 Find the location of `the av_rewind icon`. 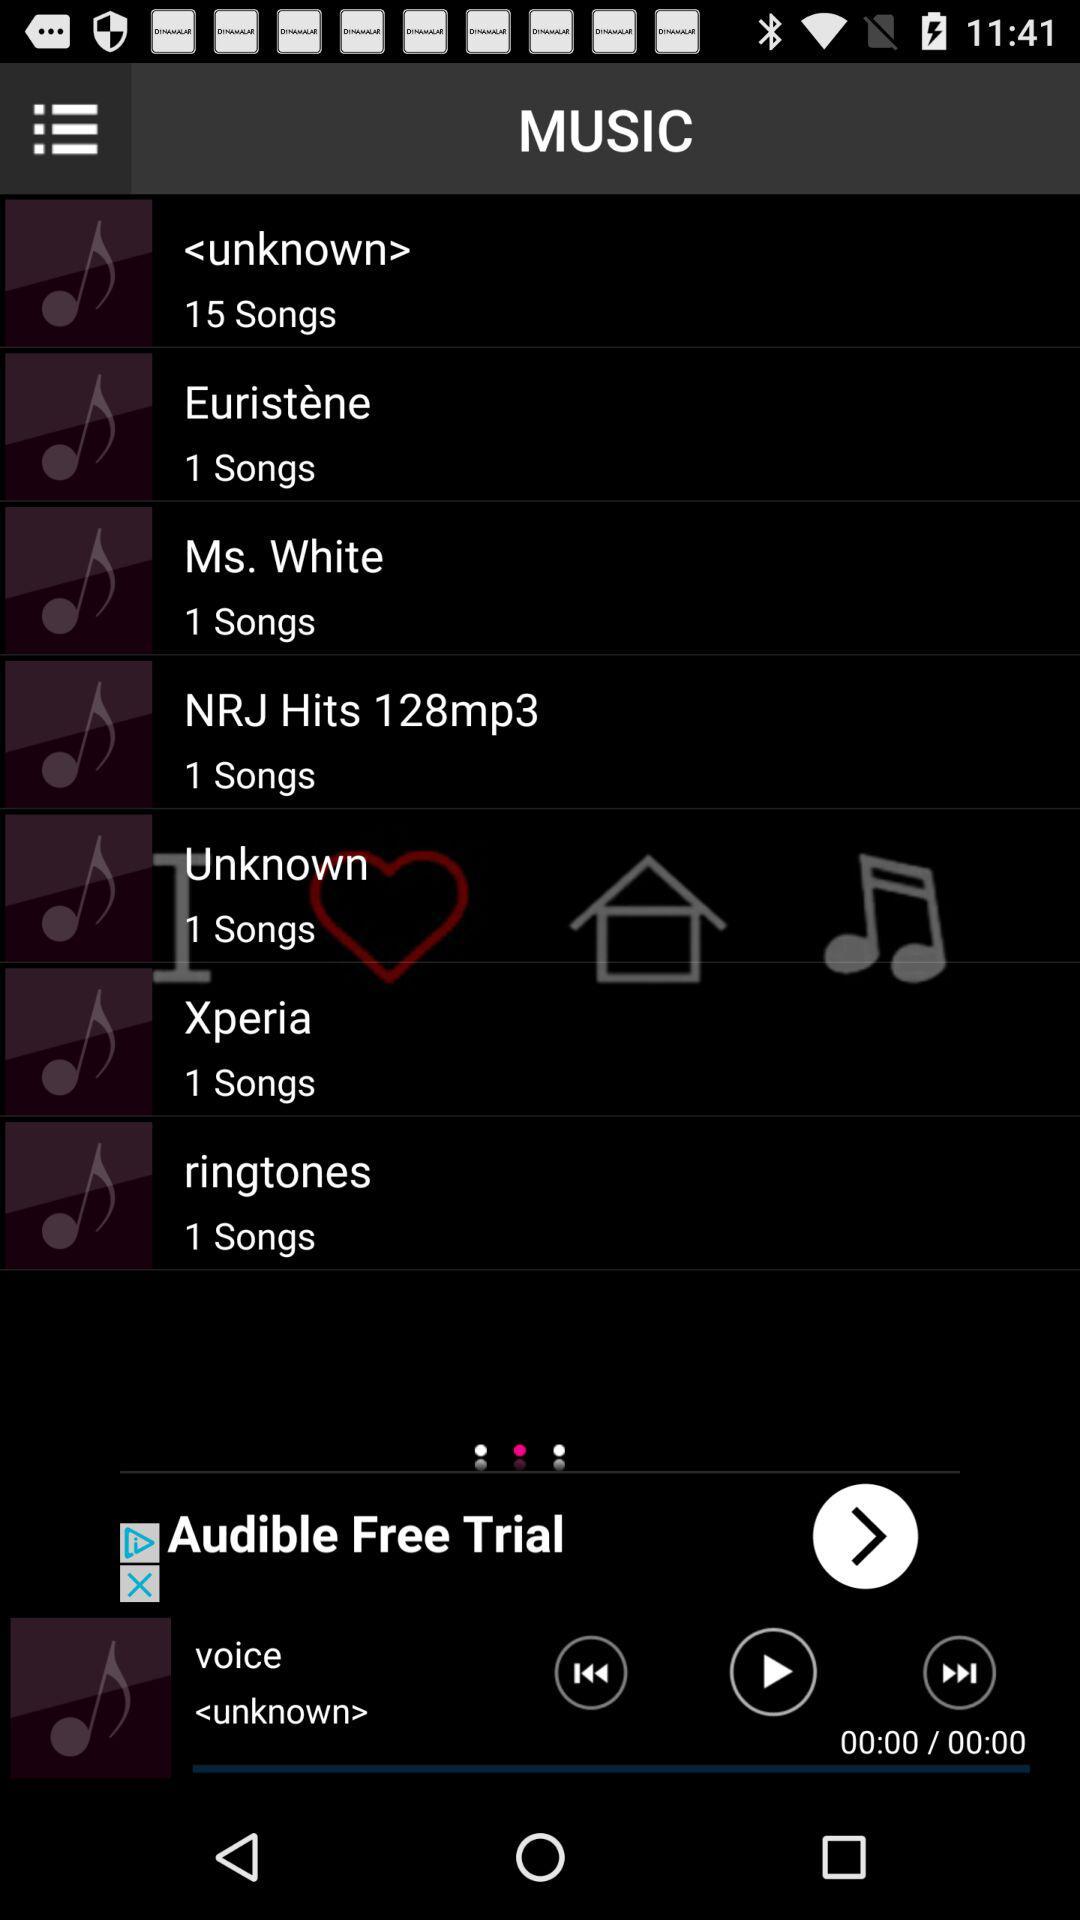

the av_rewind icon is located at coordinates (575, 1799).